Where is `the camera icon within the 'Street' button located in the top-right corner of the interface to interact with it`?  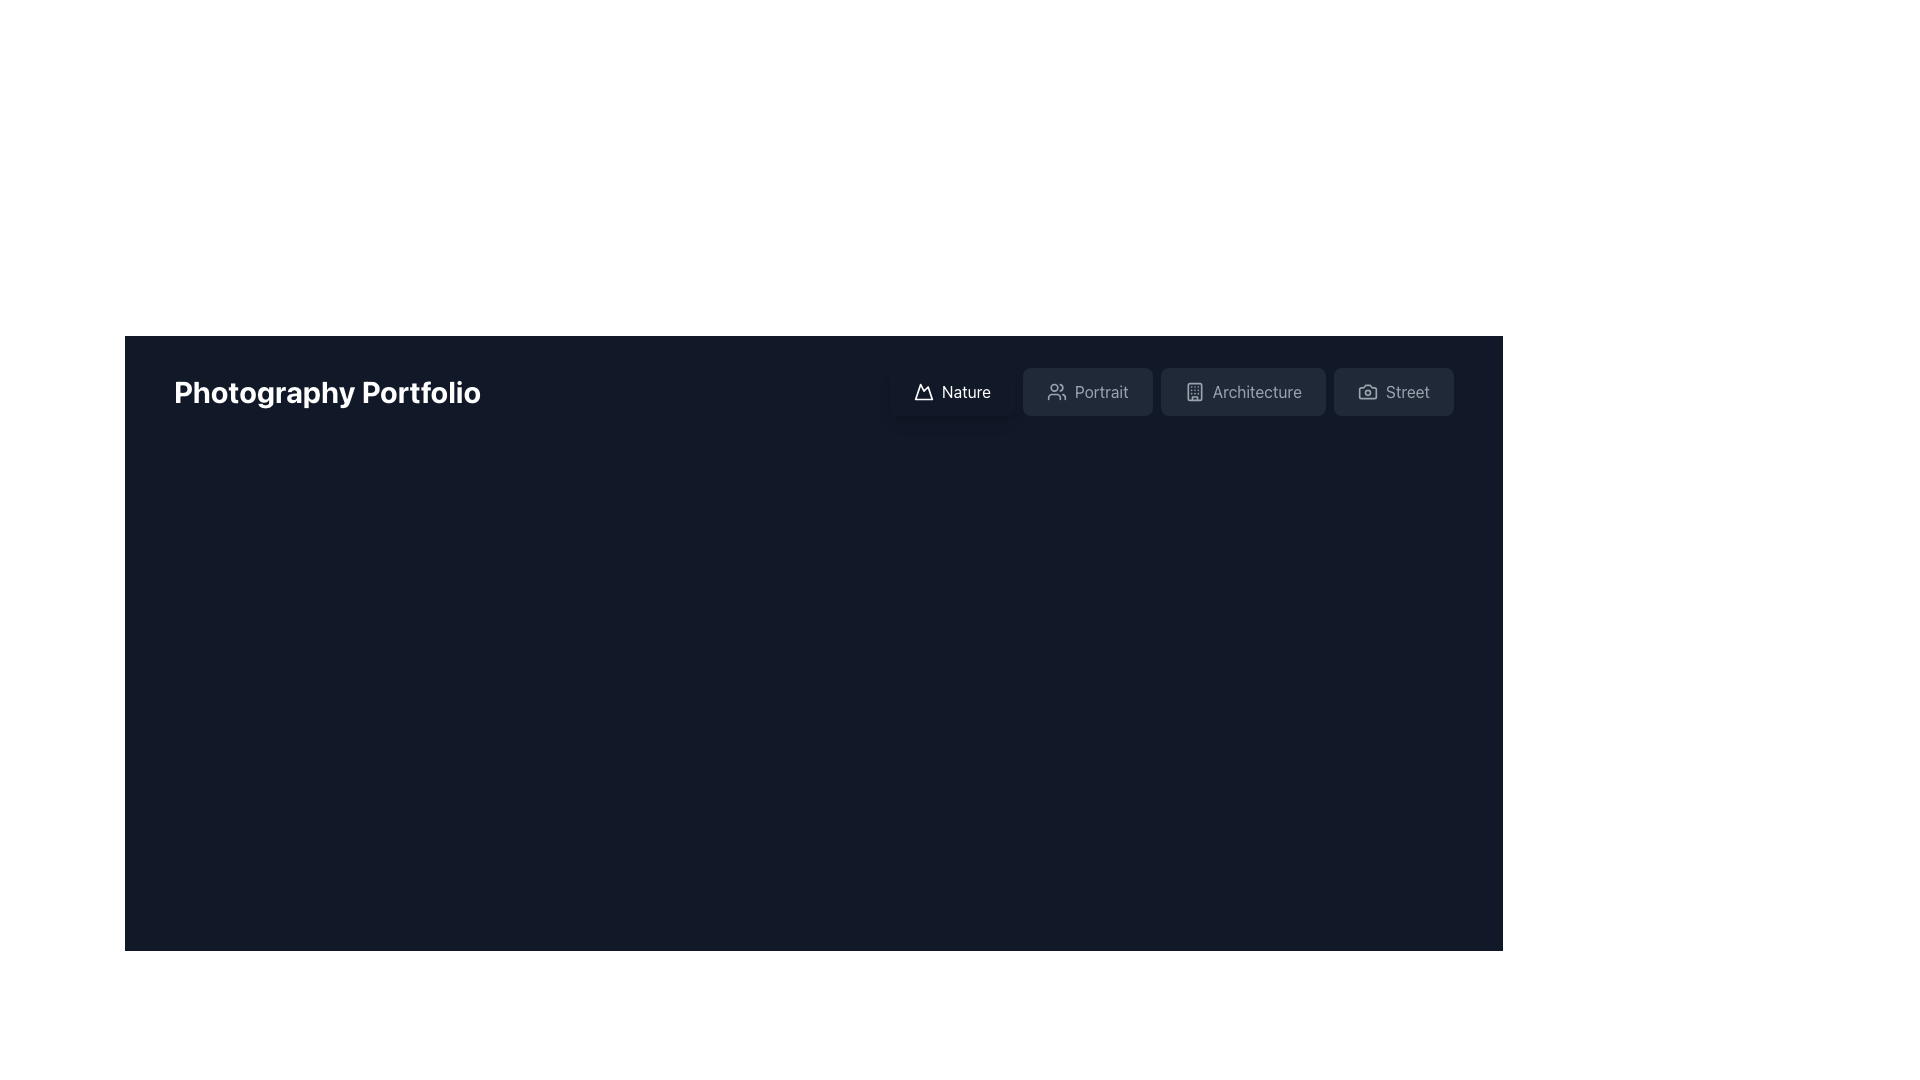
the camera icon within the 'Street' button located in the top-right corner of the interface to interact with it is located at coordinates (1367, 392).